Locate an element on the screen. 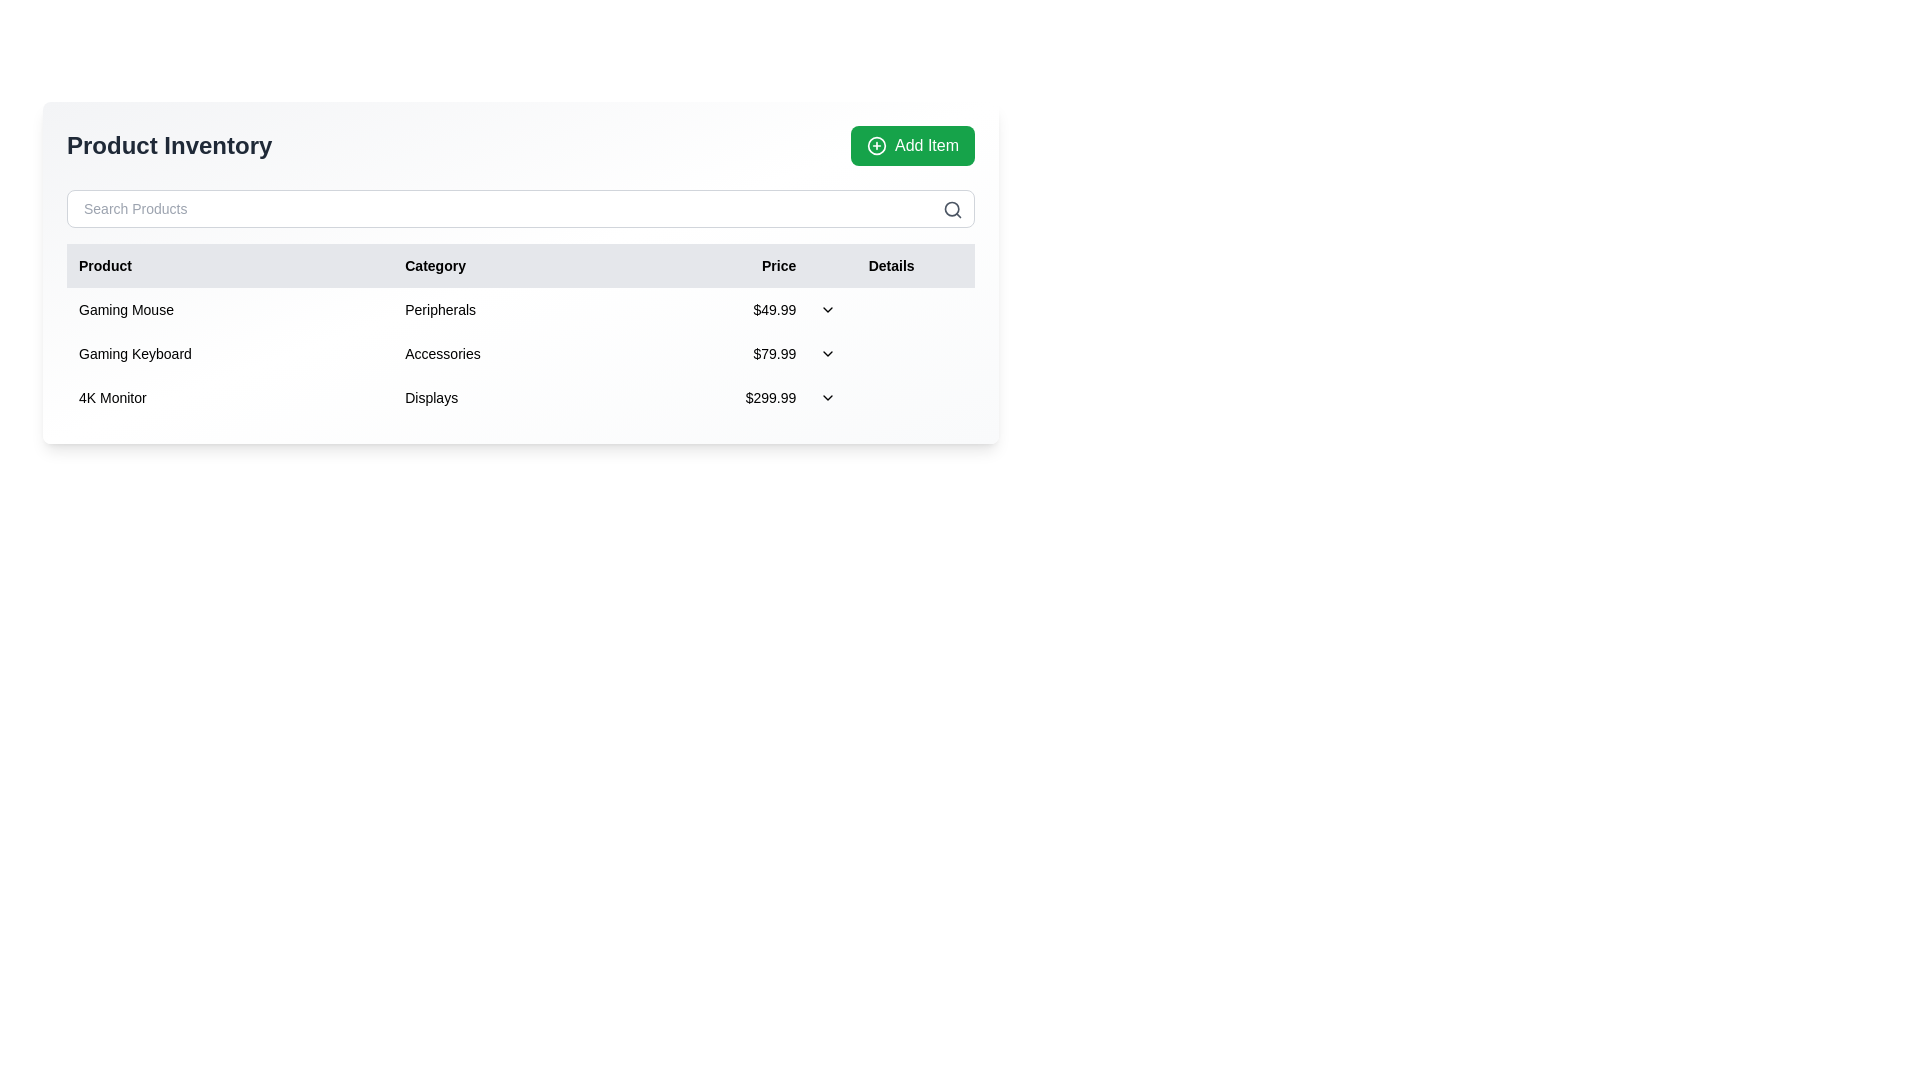  the magnifying glass icon which is a gray line drawing positioned at the far right inside the search input field is located at coordinates (952, 209).